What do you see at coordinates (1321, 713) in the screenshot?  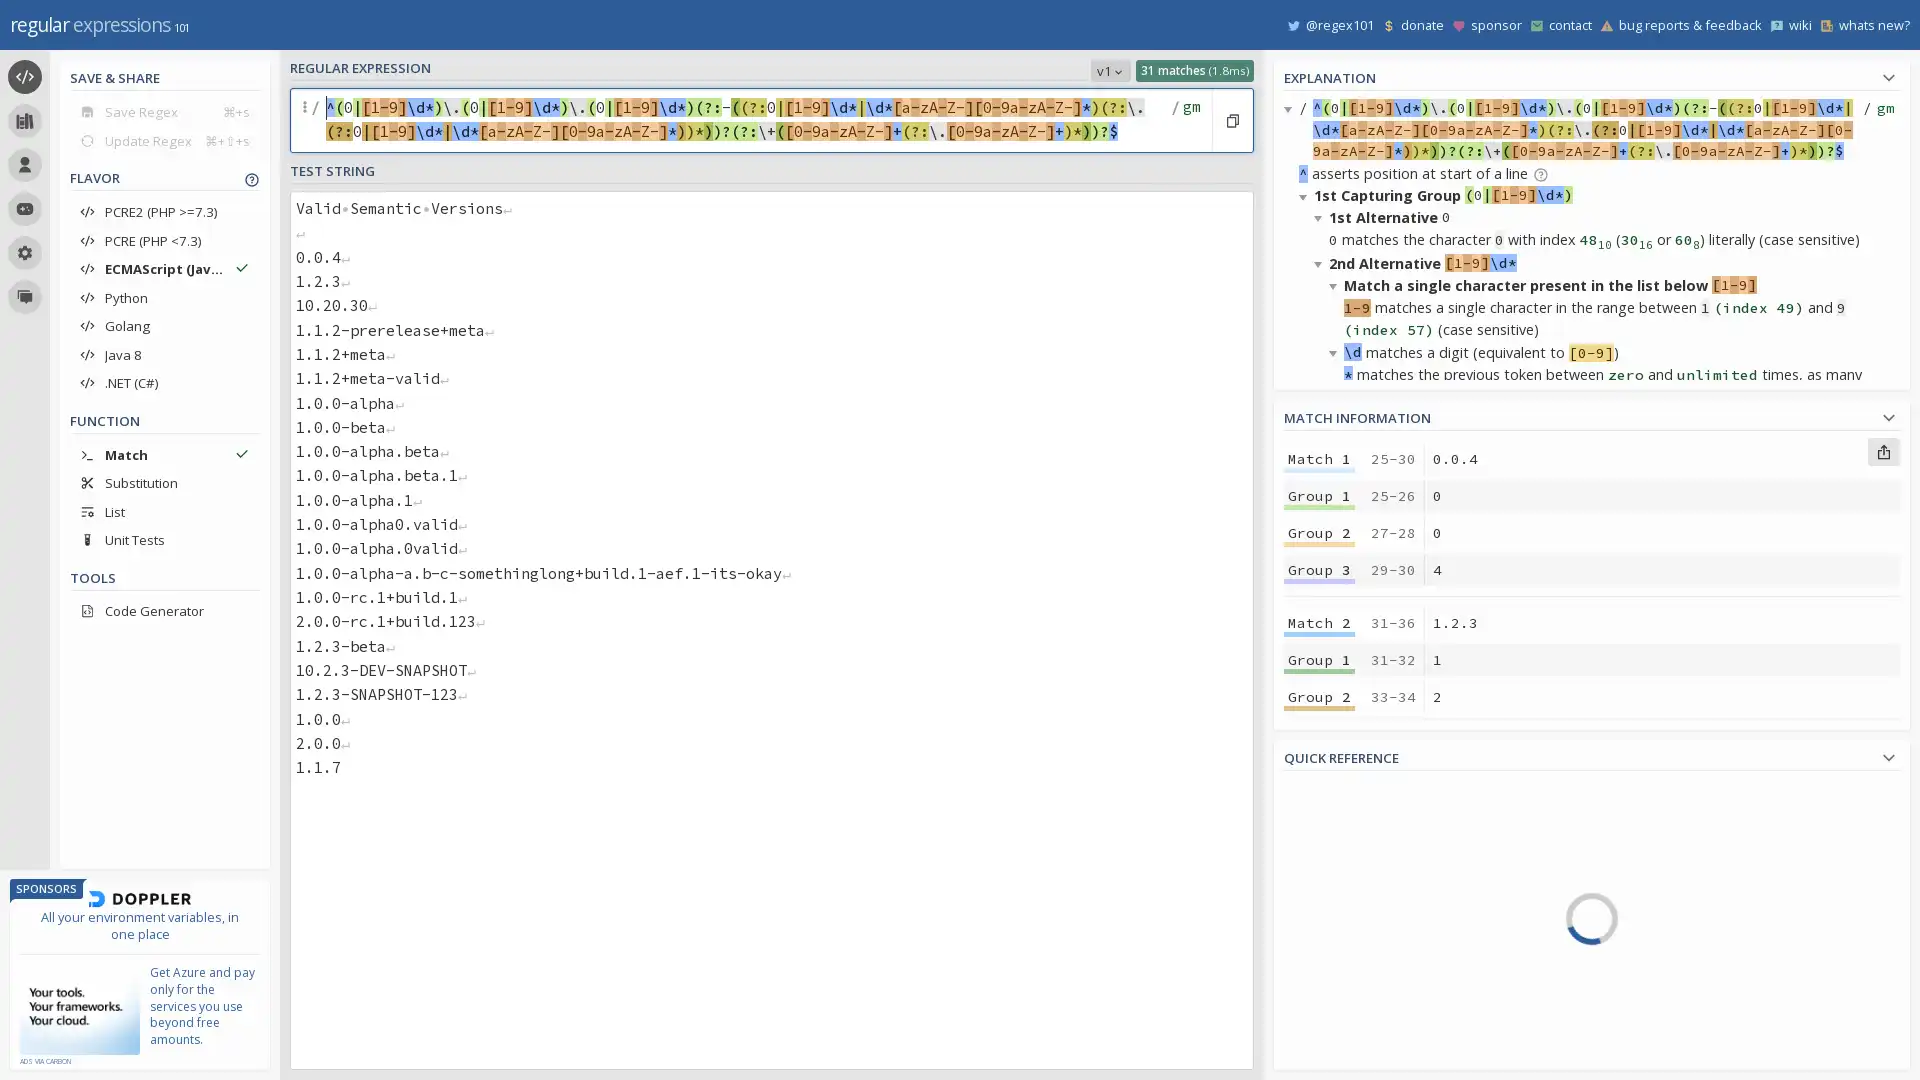 I see `Collapse Subtree` at bounding box center [1321, 713].